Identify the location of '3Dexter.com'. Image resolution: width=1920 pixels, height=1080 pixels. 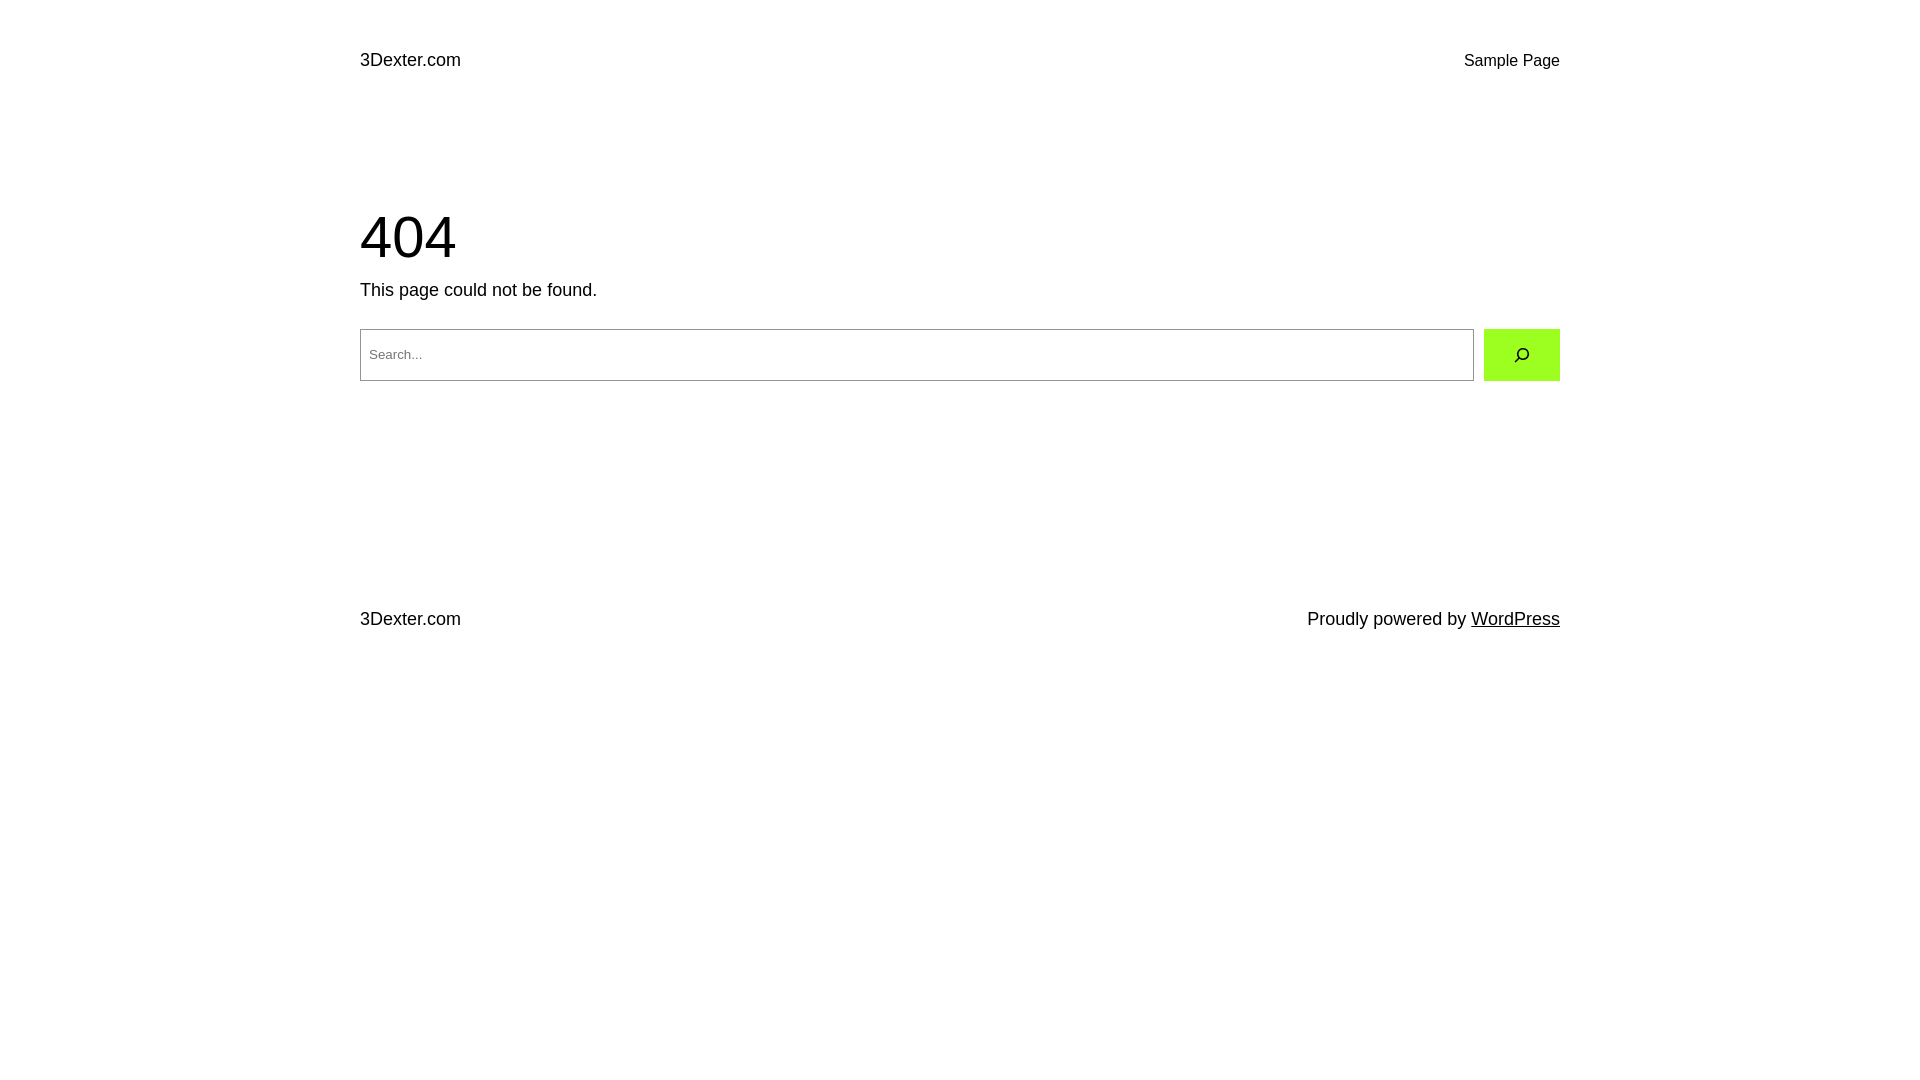
(360, 617).